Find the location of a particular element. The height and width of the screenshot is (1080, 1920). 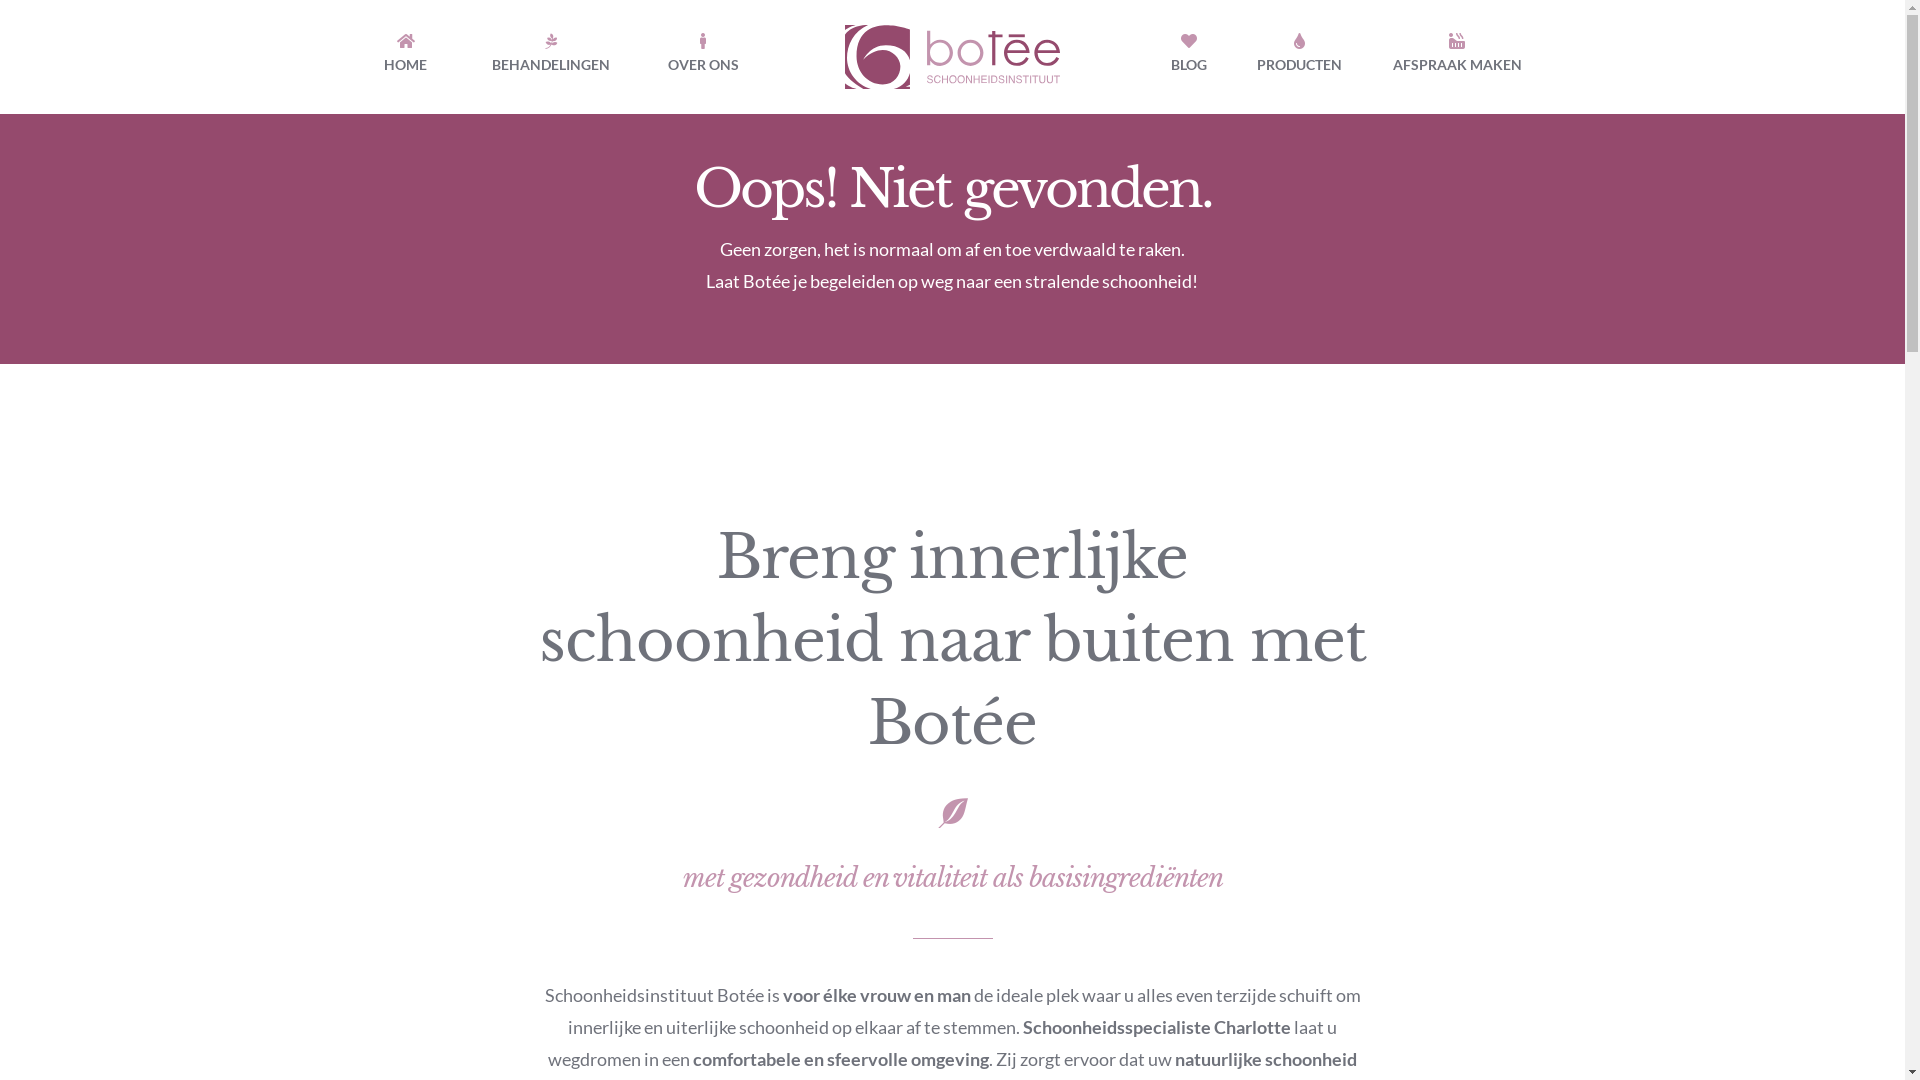

'BLOG' is located at coordinates (1189, 56).